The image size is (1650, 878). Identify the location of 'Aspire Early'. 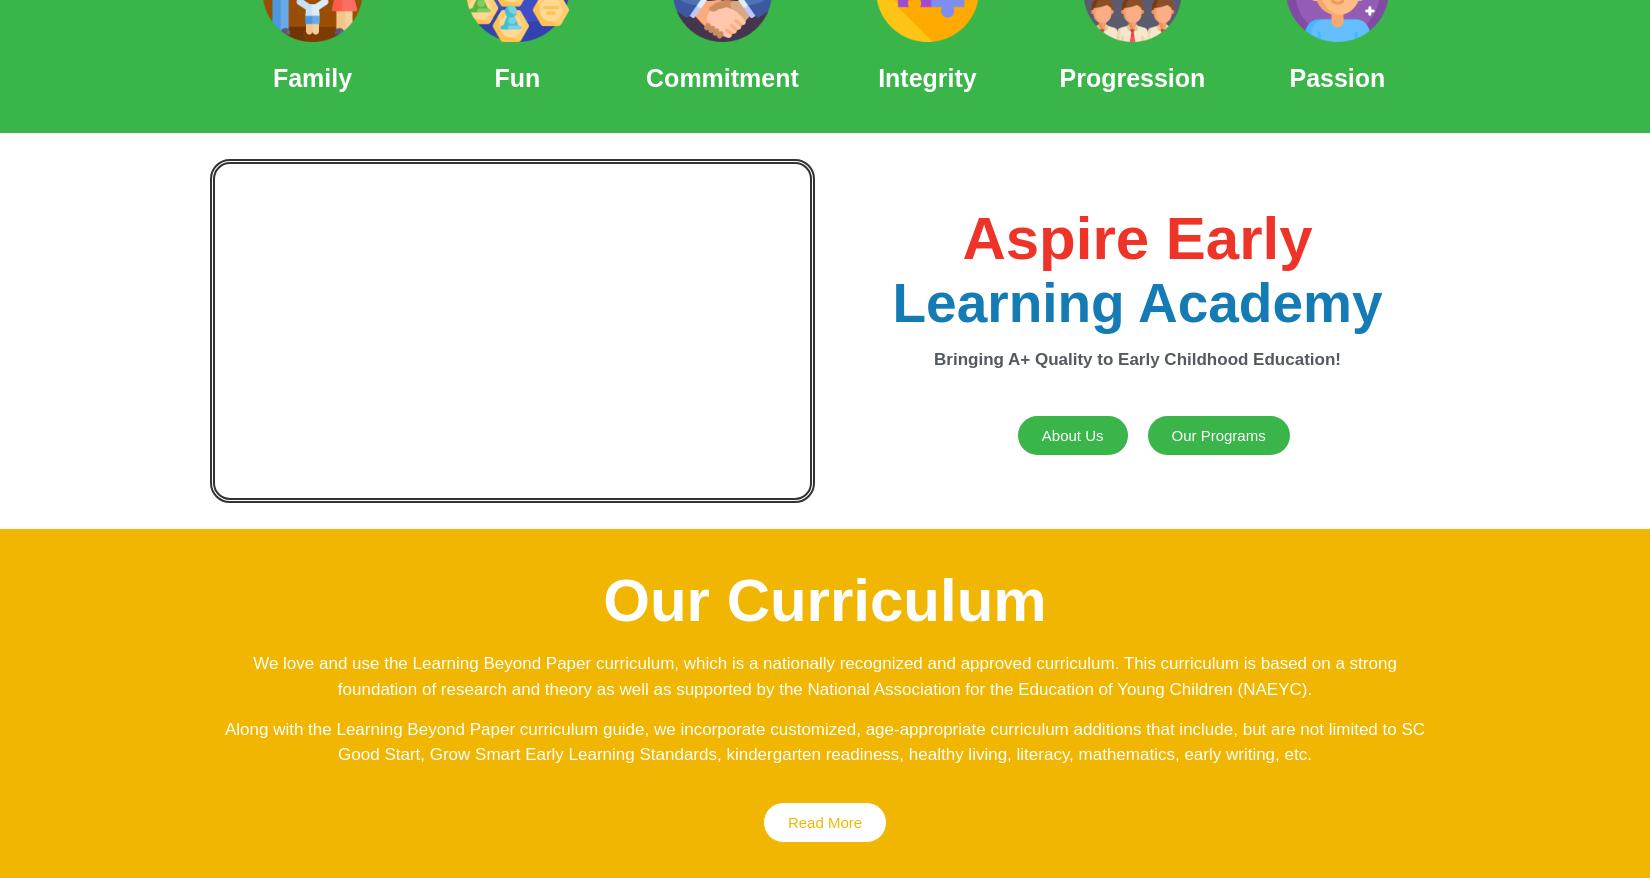
(1137, 237).